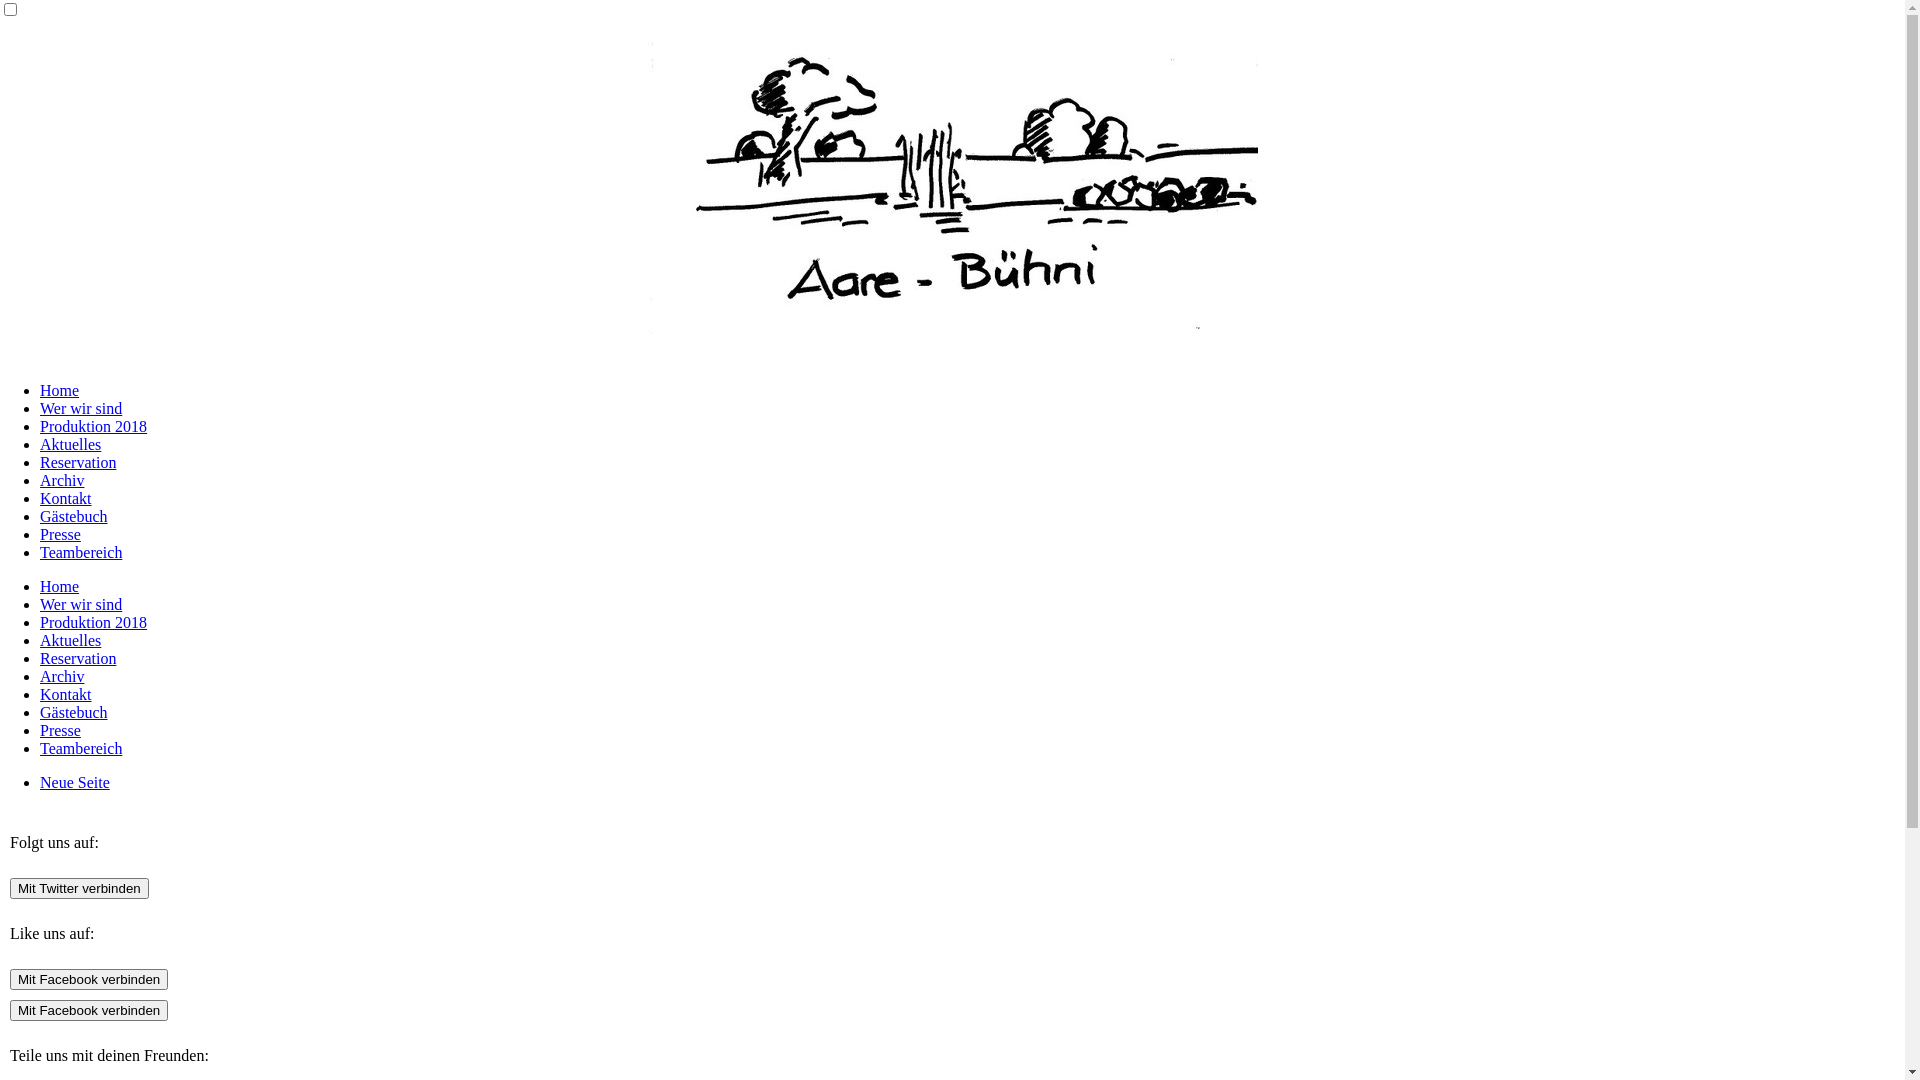  Describe the element at coordinates (60, 730) in the screenshot. I see `'Presse'` at that location.